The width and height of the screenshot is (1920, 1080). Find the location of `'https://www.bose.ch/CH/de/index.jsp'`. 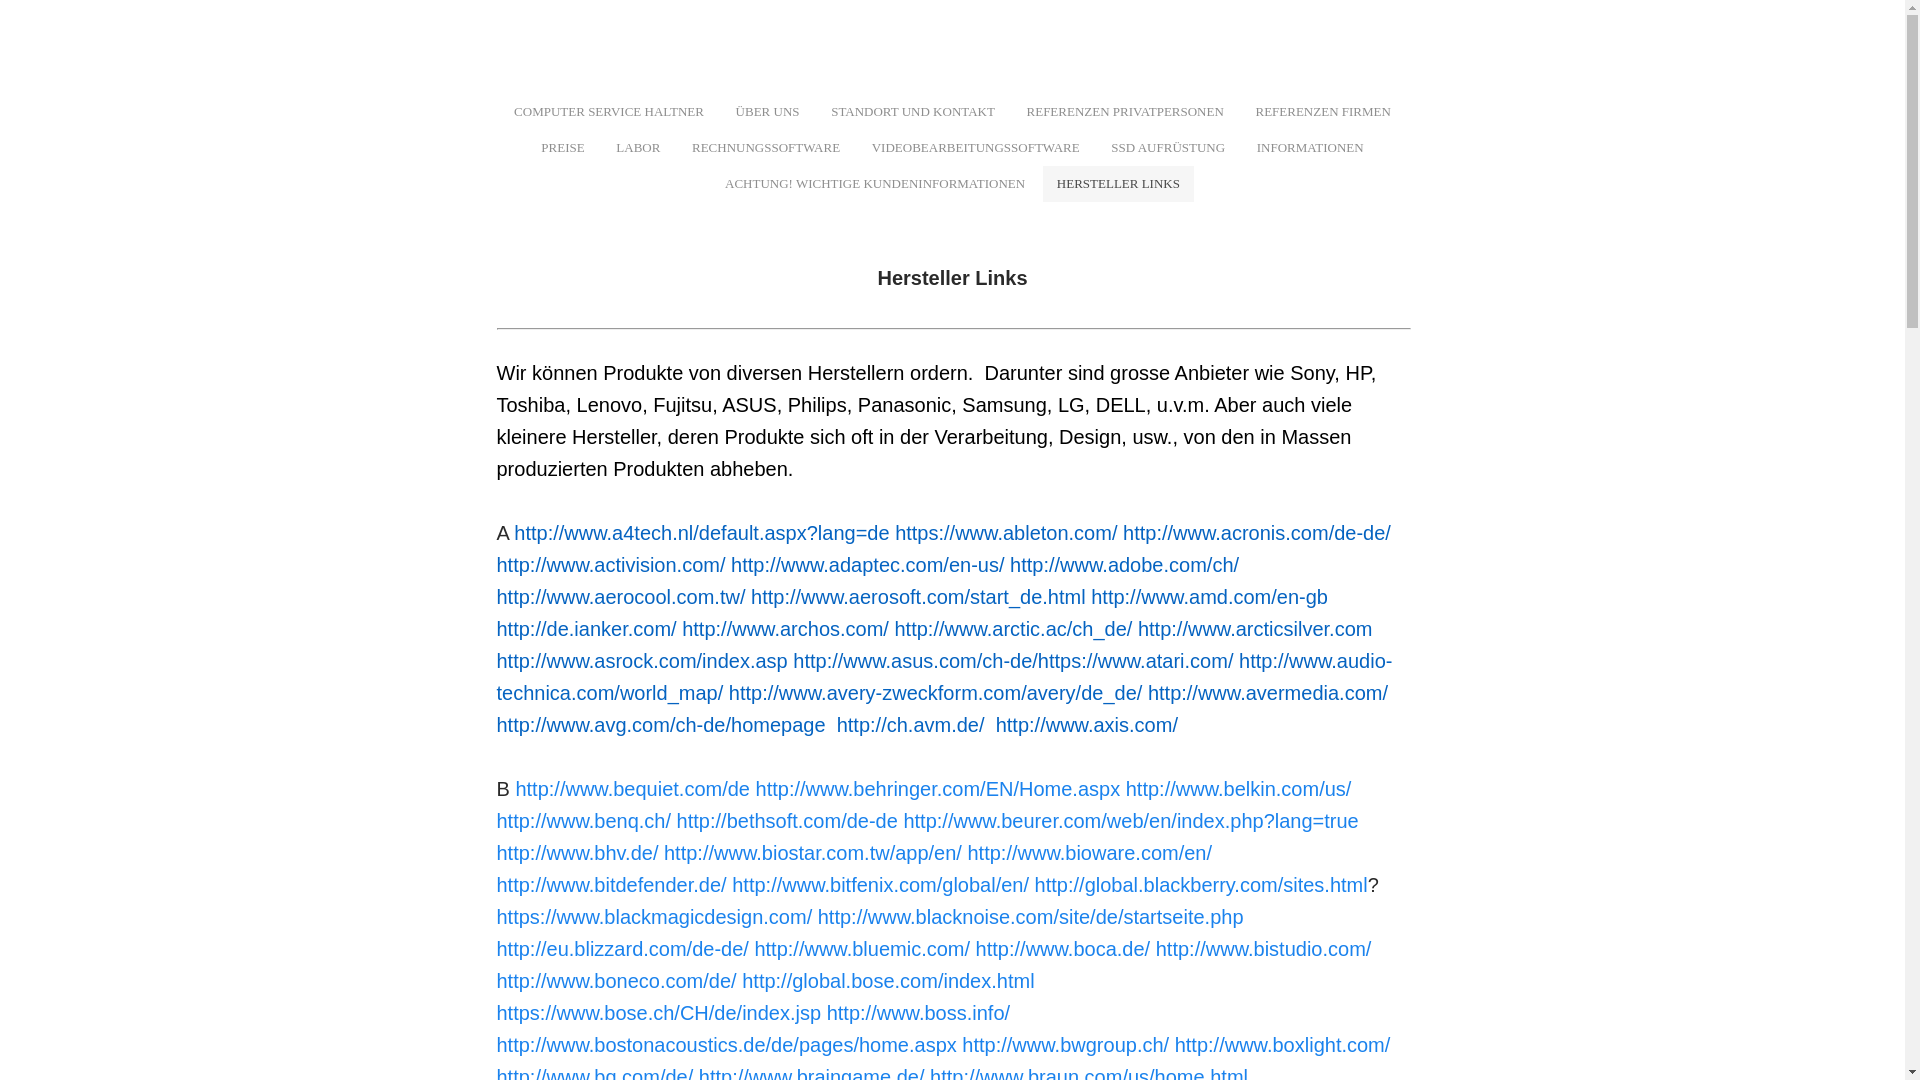

'https://www.bose.ch/CH/de/index.jsp' is located at coordinates (658, 1013).